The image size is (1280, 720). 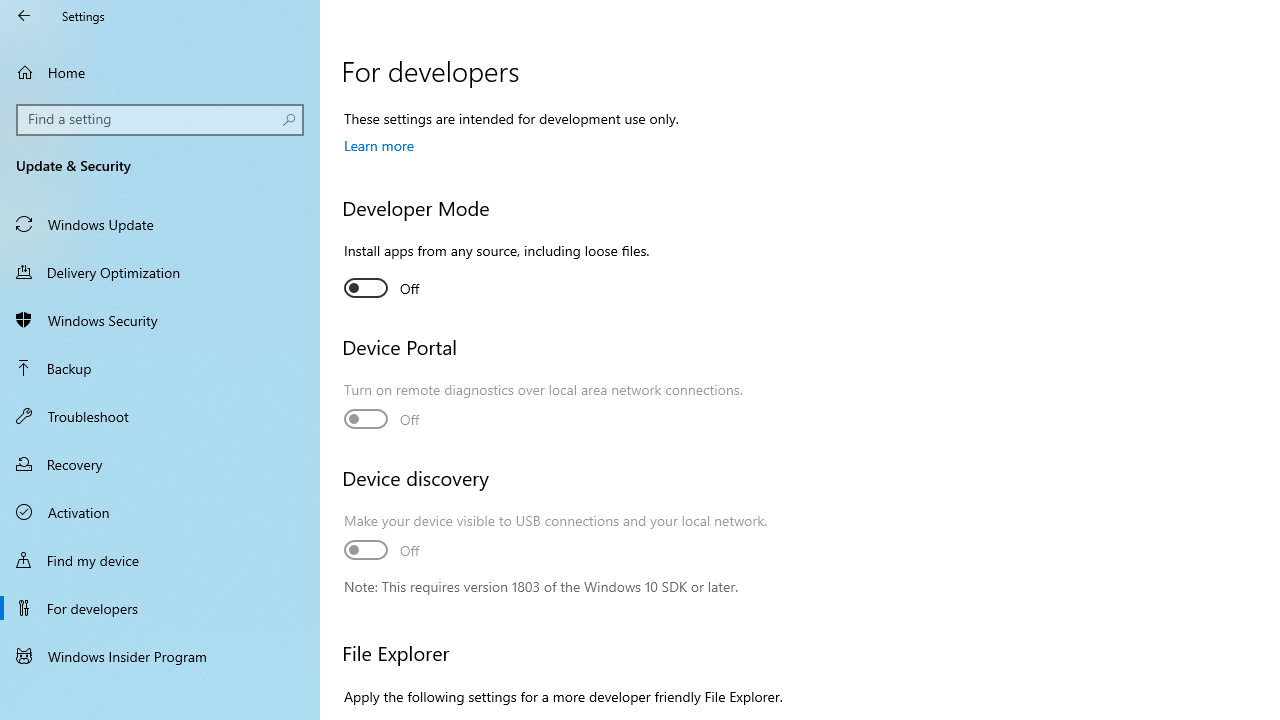 I want to click on 'Search box, Find a setting', so click(x=160, y=119).